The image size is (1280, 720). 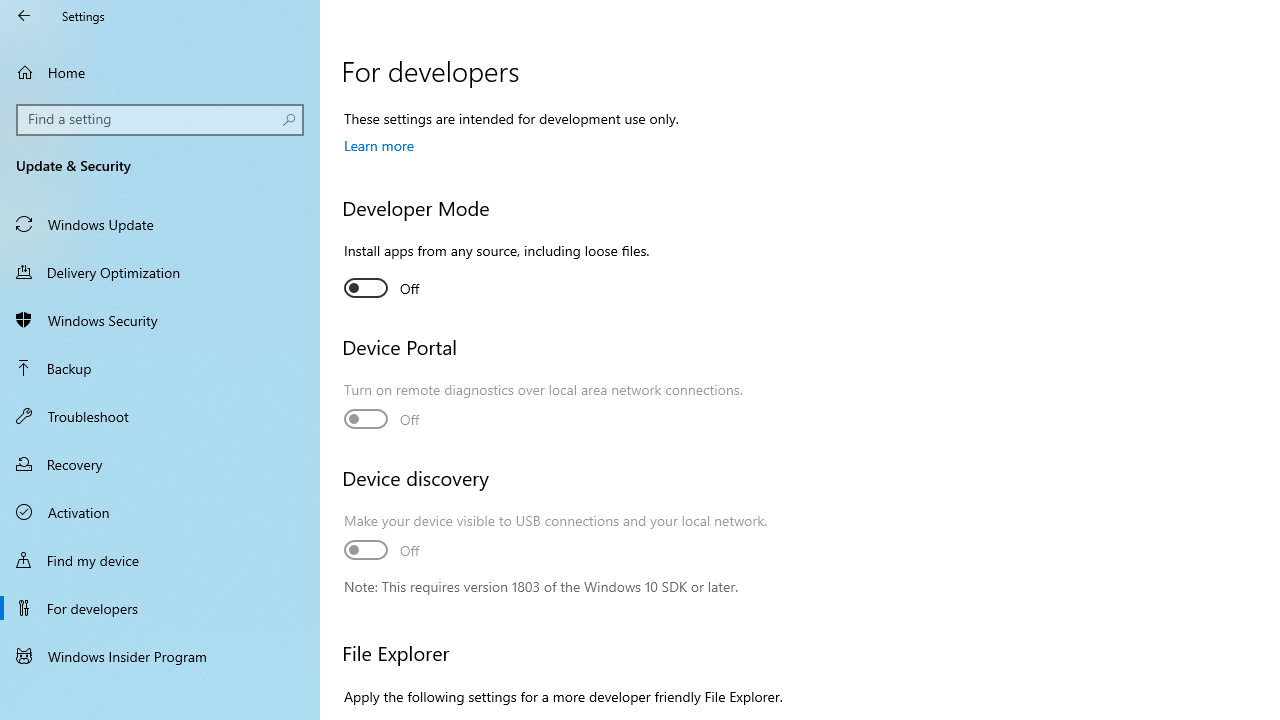 I want to click on 'Search box, Find a setting', so click(x=160, y=119).